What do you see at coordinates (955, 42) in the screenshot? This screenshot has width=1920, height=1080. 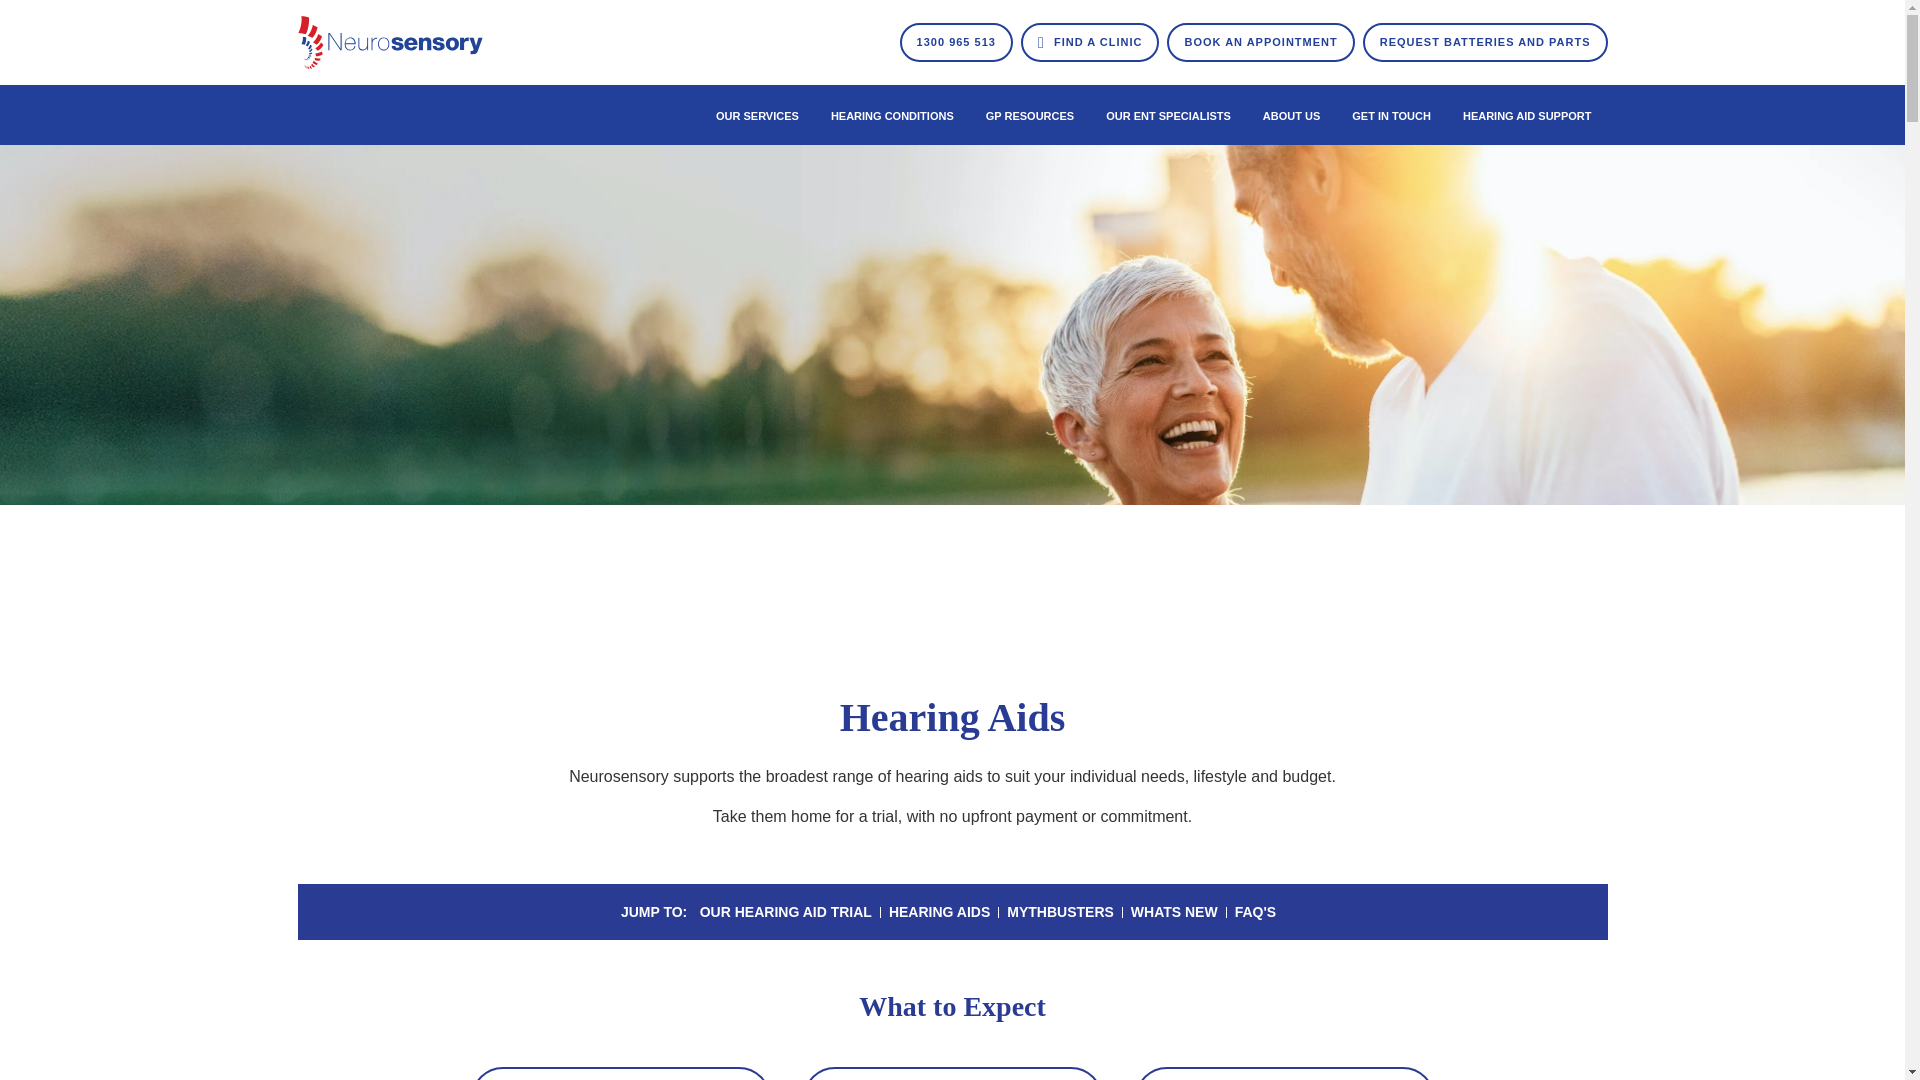 I see `'1300 965 513'` at bounding box center [955, 42].